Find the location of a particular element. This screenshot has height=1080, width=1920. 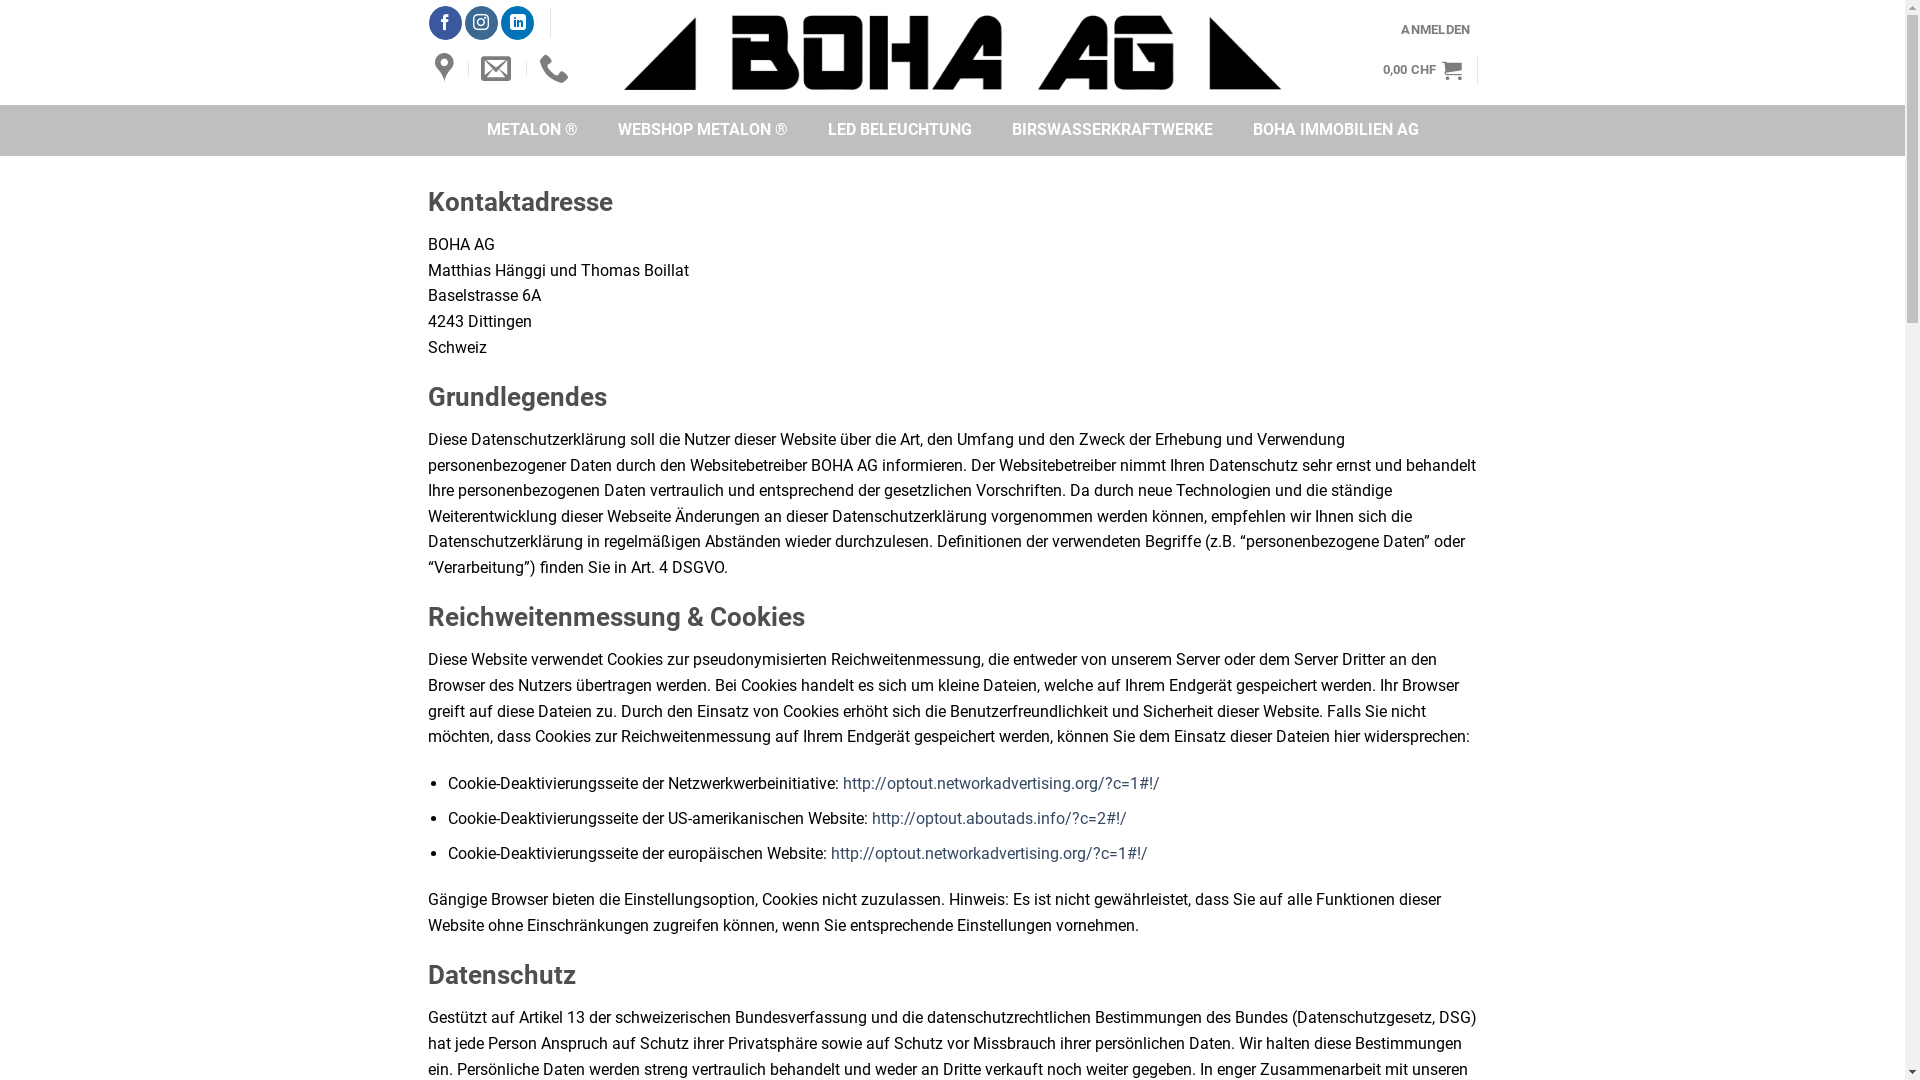

'http://optout.aboutads.info/?c=2#!/' is located at coordinates (999, 818).